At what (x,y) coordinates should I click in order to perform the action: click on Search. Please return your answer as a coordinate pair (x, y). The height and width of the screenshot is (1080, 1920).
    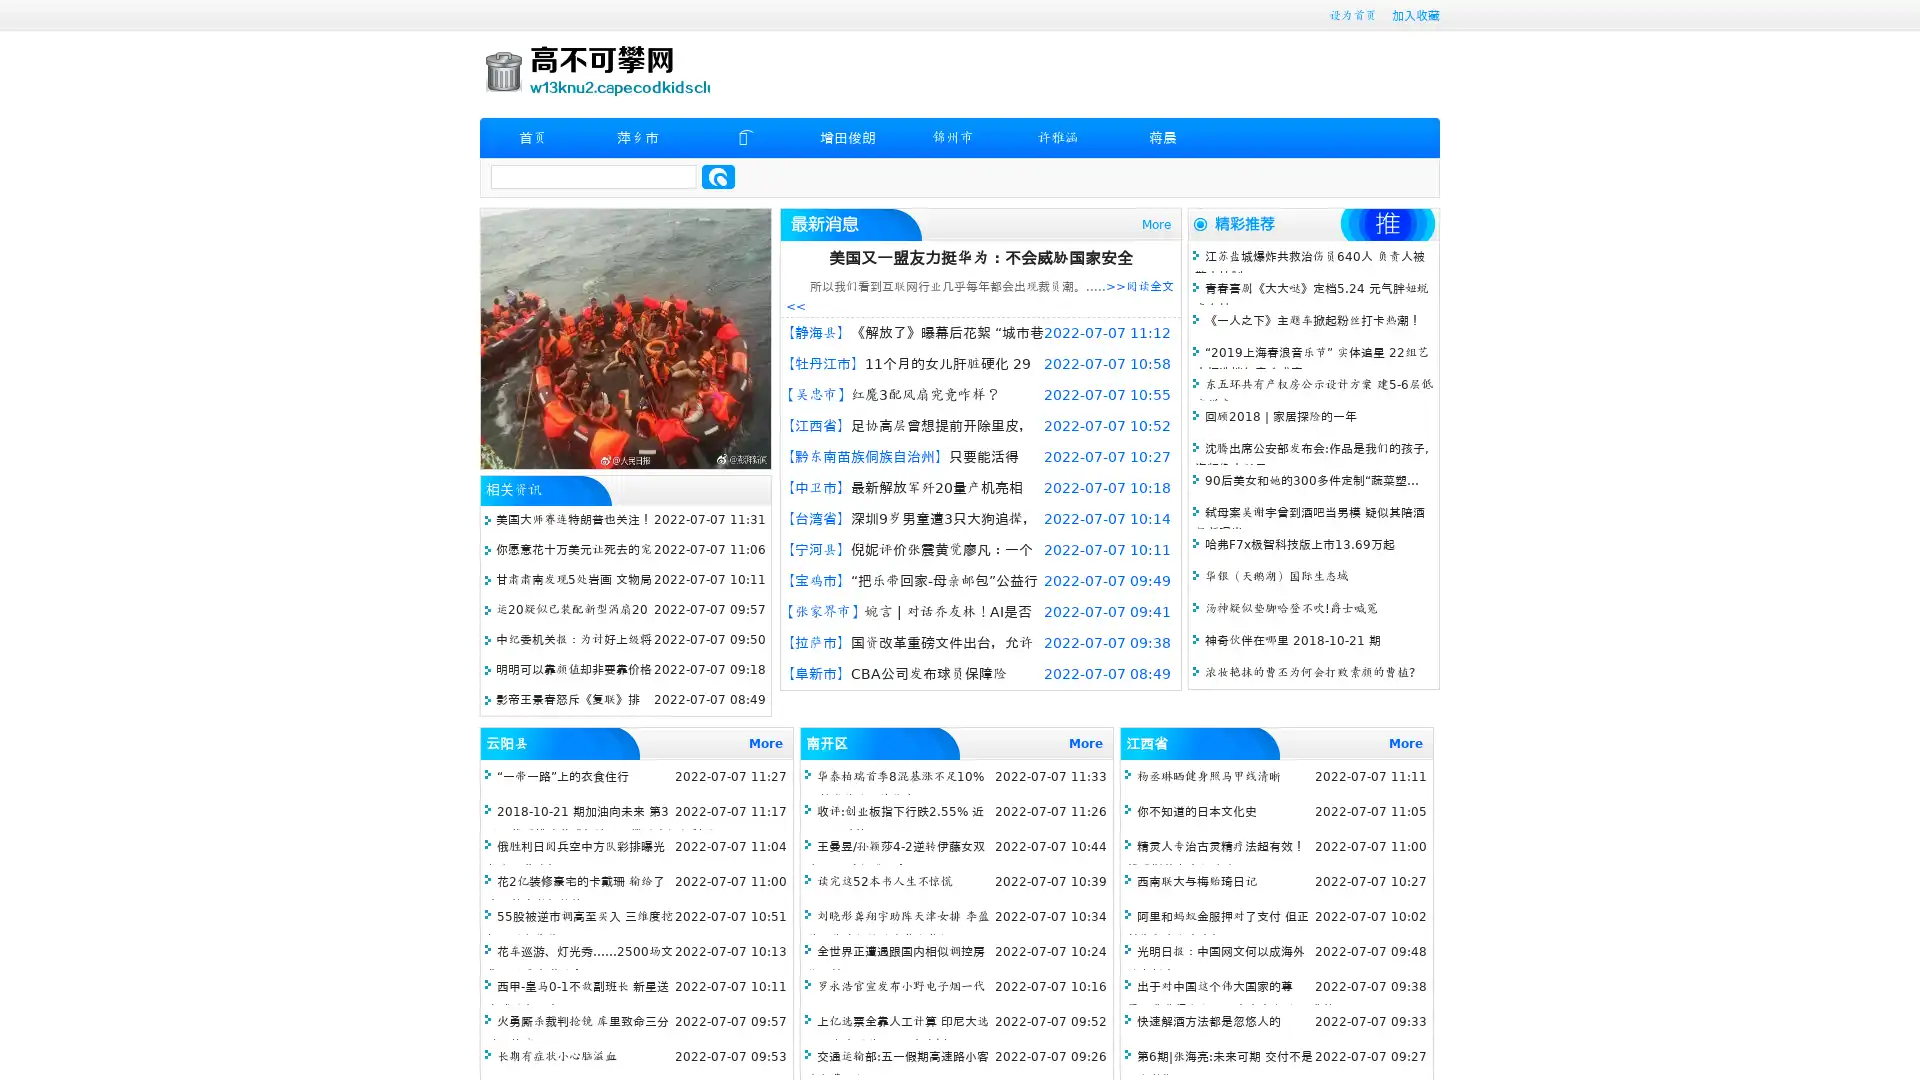
    Looking at the image, I should click on (718, 176).